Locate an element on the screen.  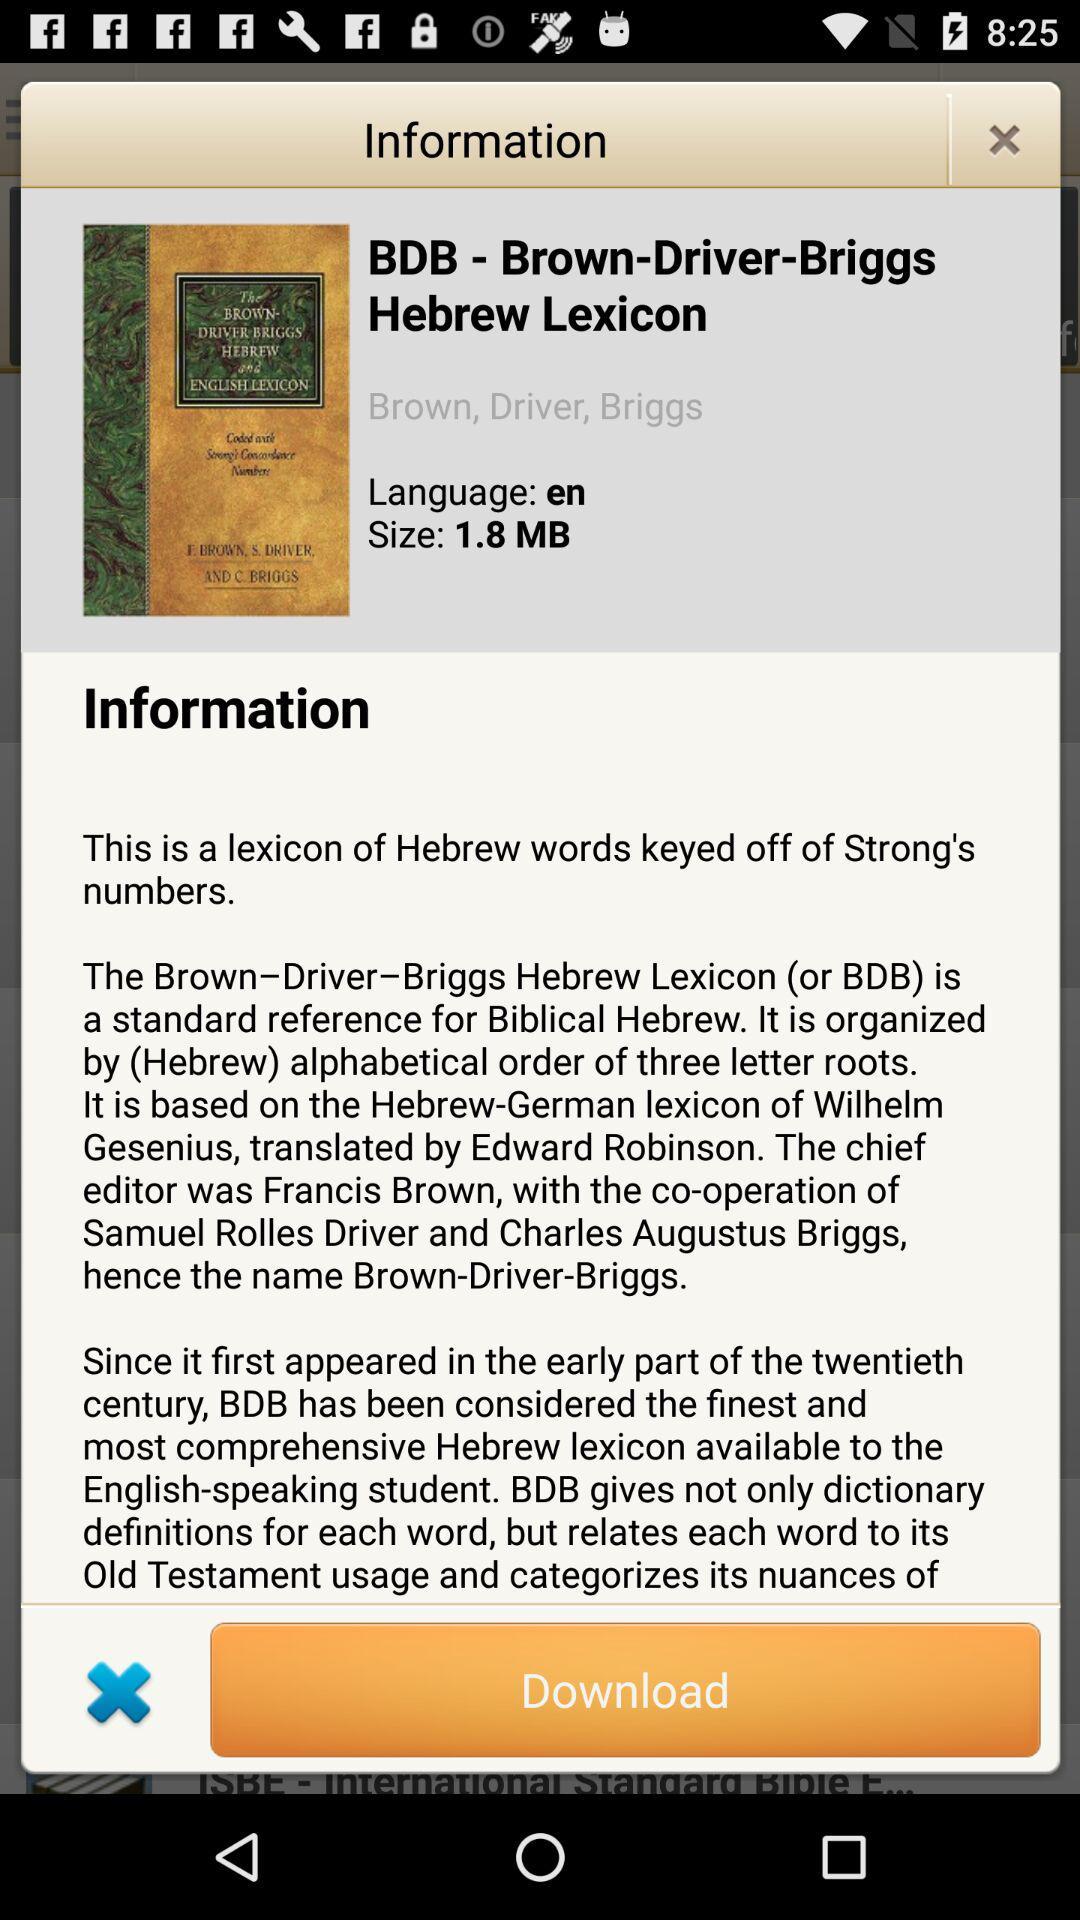
the close icon is located at coordinates (119, 1809).